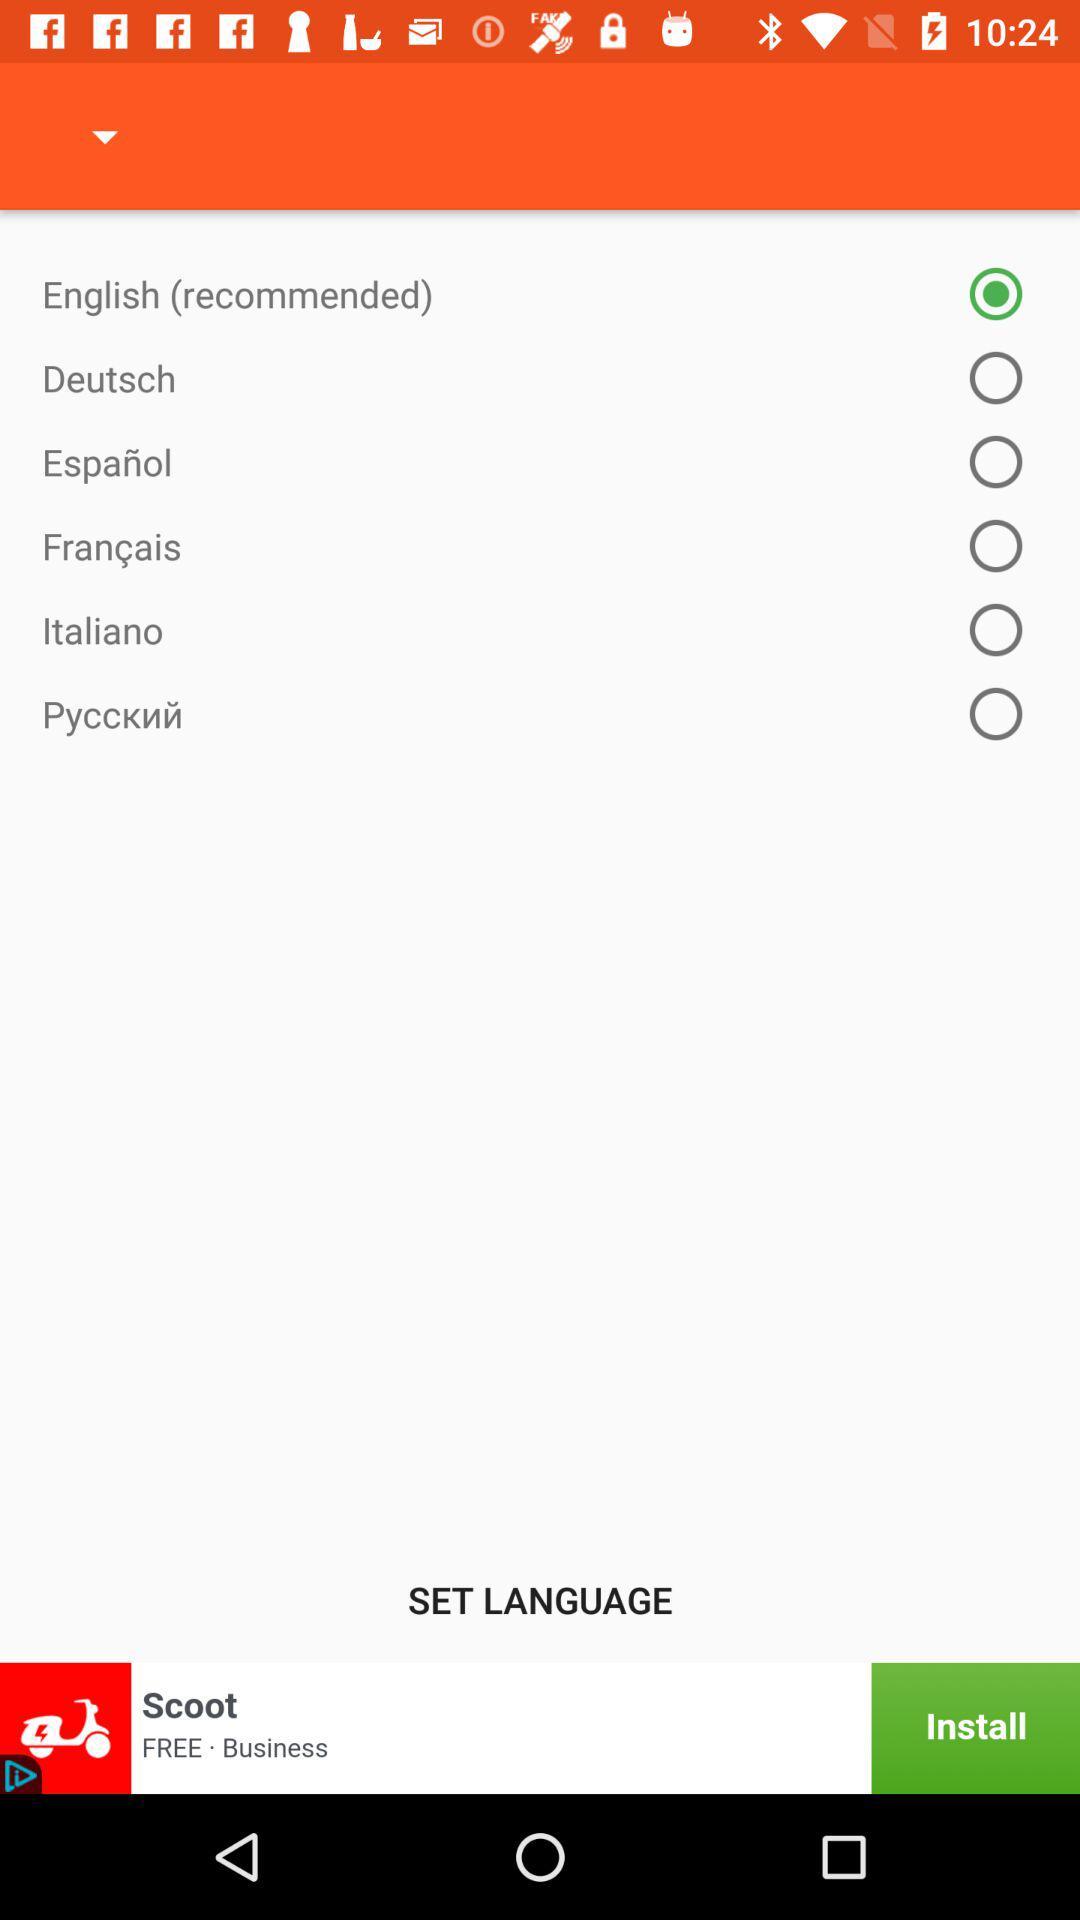  What do you see at coordinates (540, 1727) in the screenshot?
I see `item below set language` at bounding box center [540, 1727].